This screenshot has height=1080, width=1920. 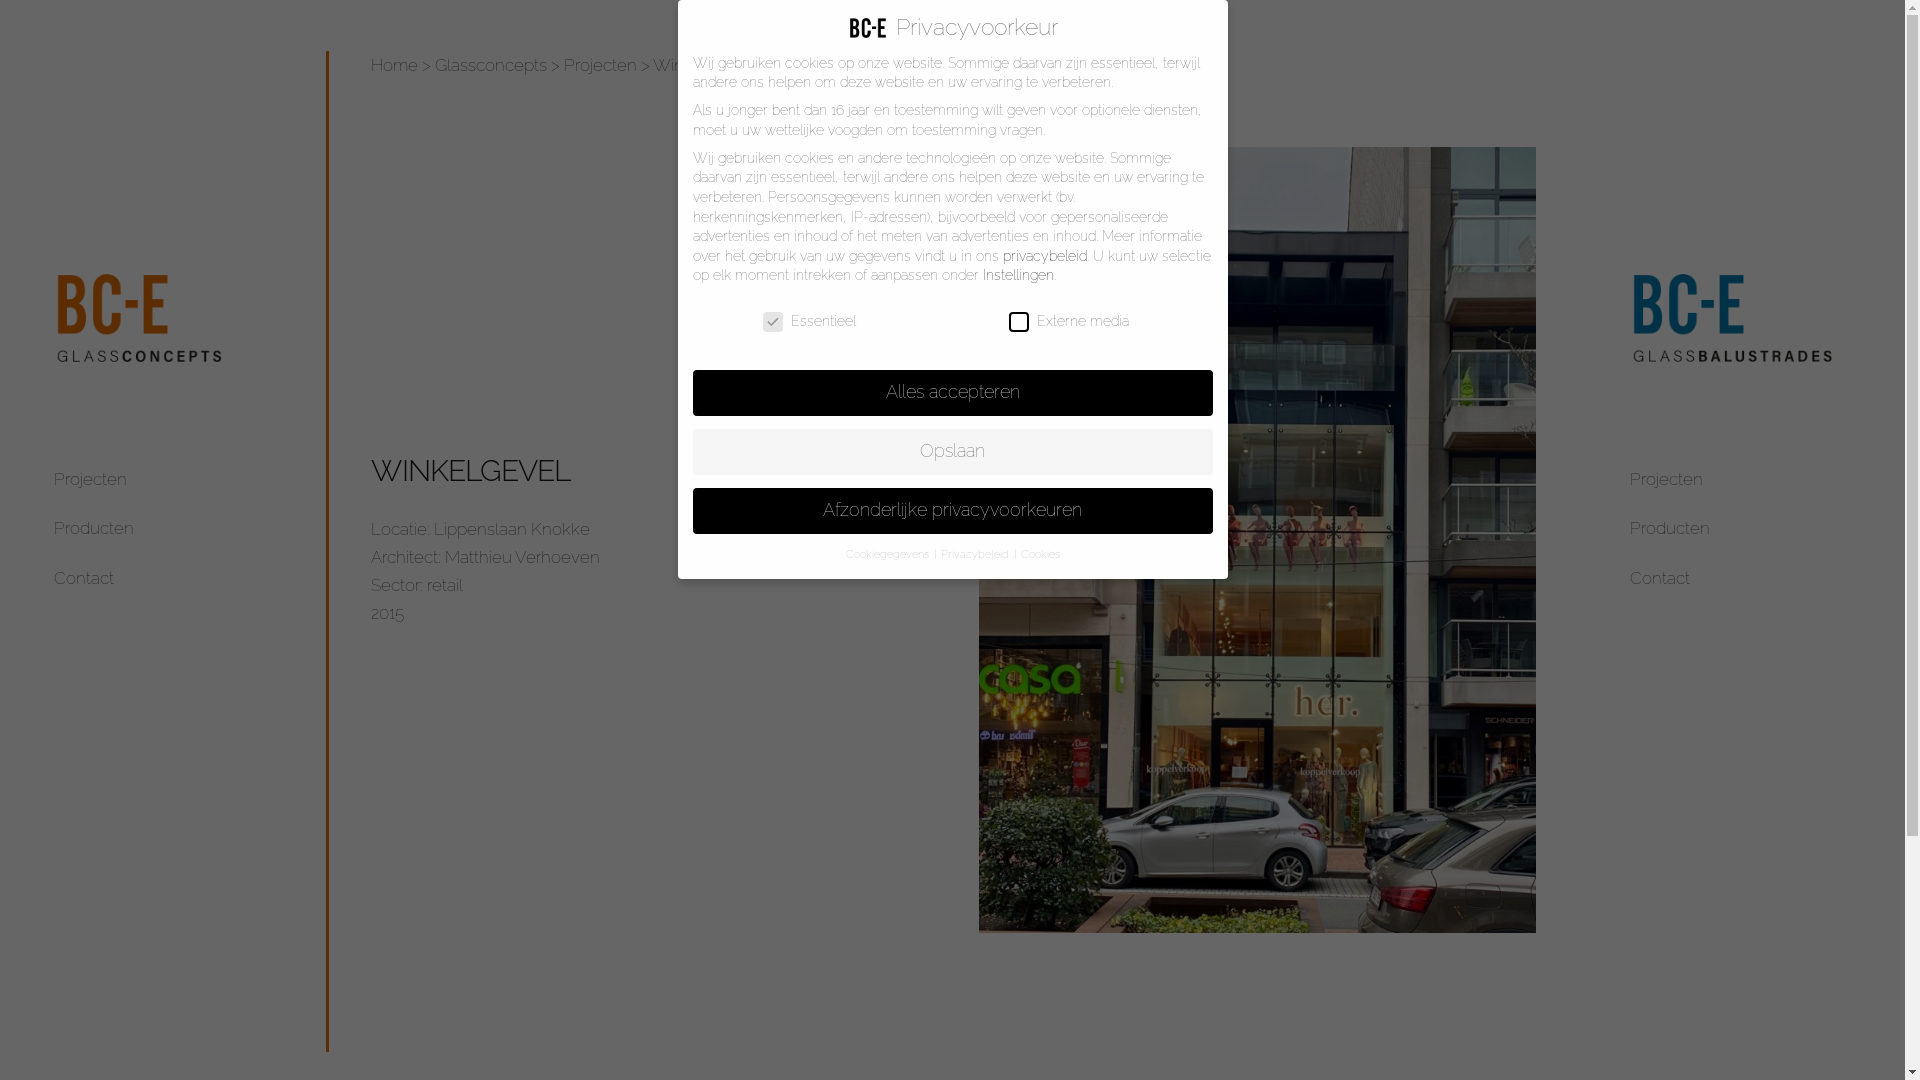 I want to click on 'Contact', so click(x=1660, y=578).